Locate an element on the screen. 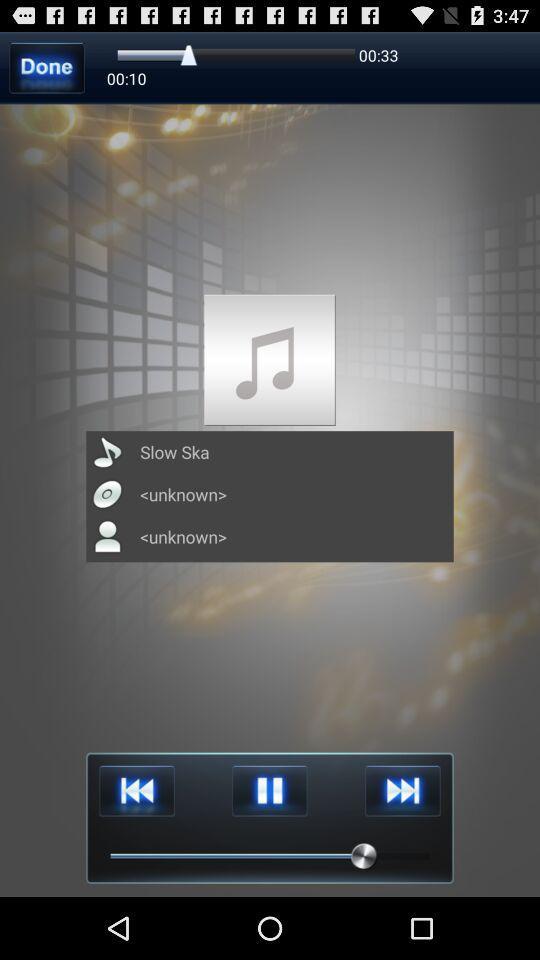  previous track is located at coordinates (136, 791).